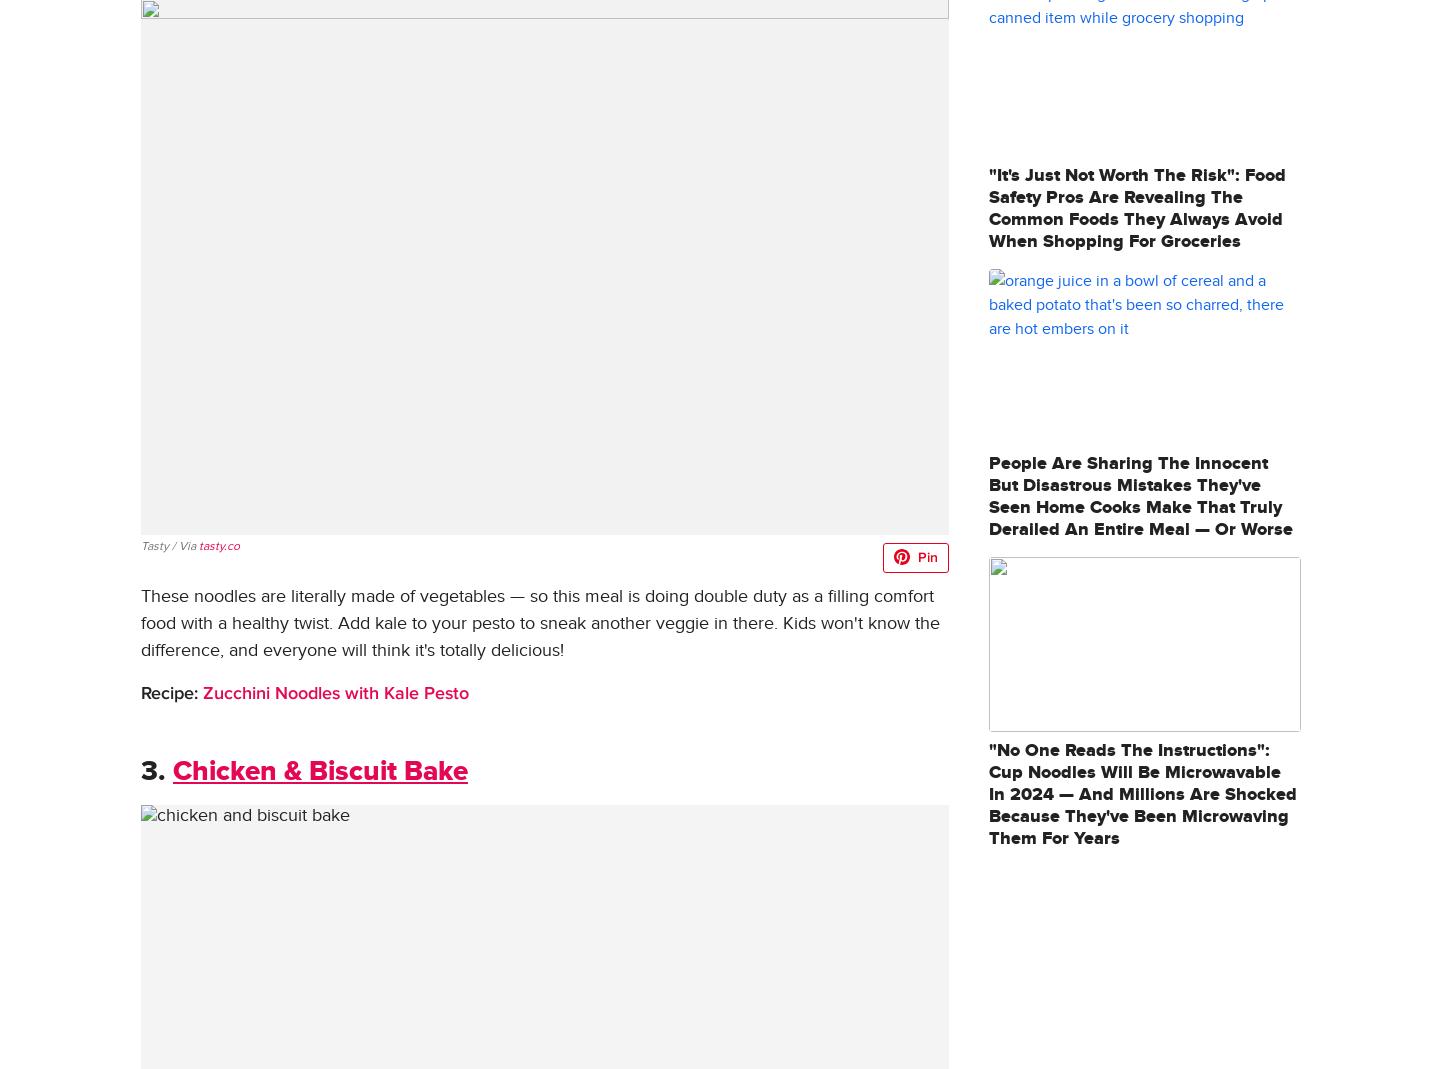 Image resolution: width=1450 pixels, height=1069 pixels. I want to click on 'Tasty / Via', so click(168, 546).